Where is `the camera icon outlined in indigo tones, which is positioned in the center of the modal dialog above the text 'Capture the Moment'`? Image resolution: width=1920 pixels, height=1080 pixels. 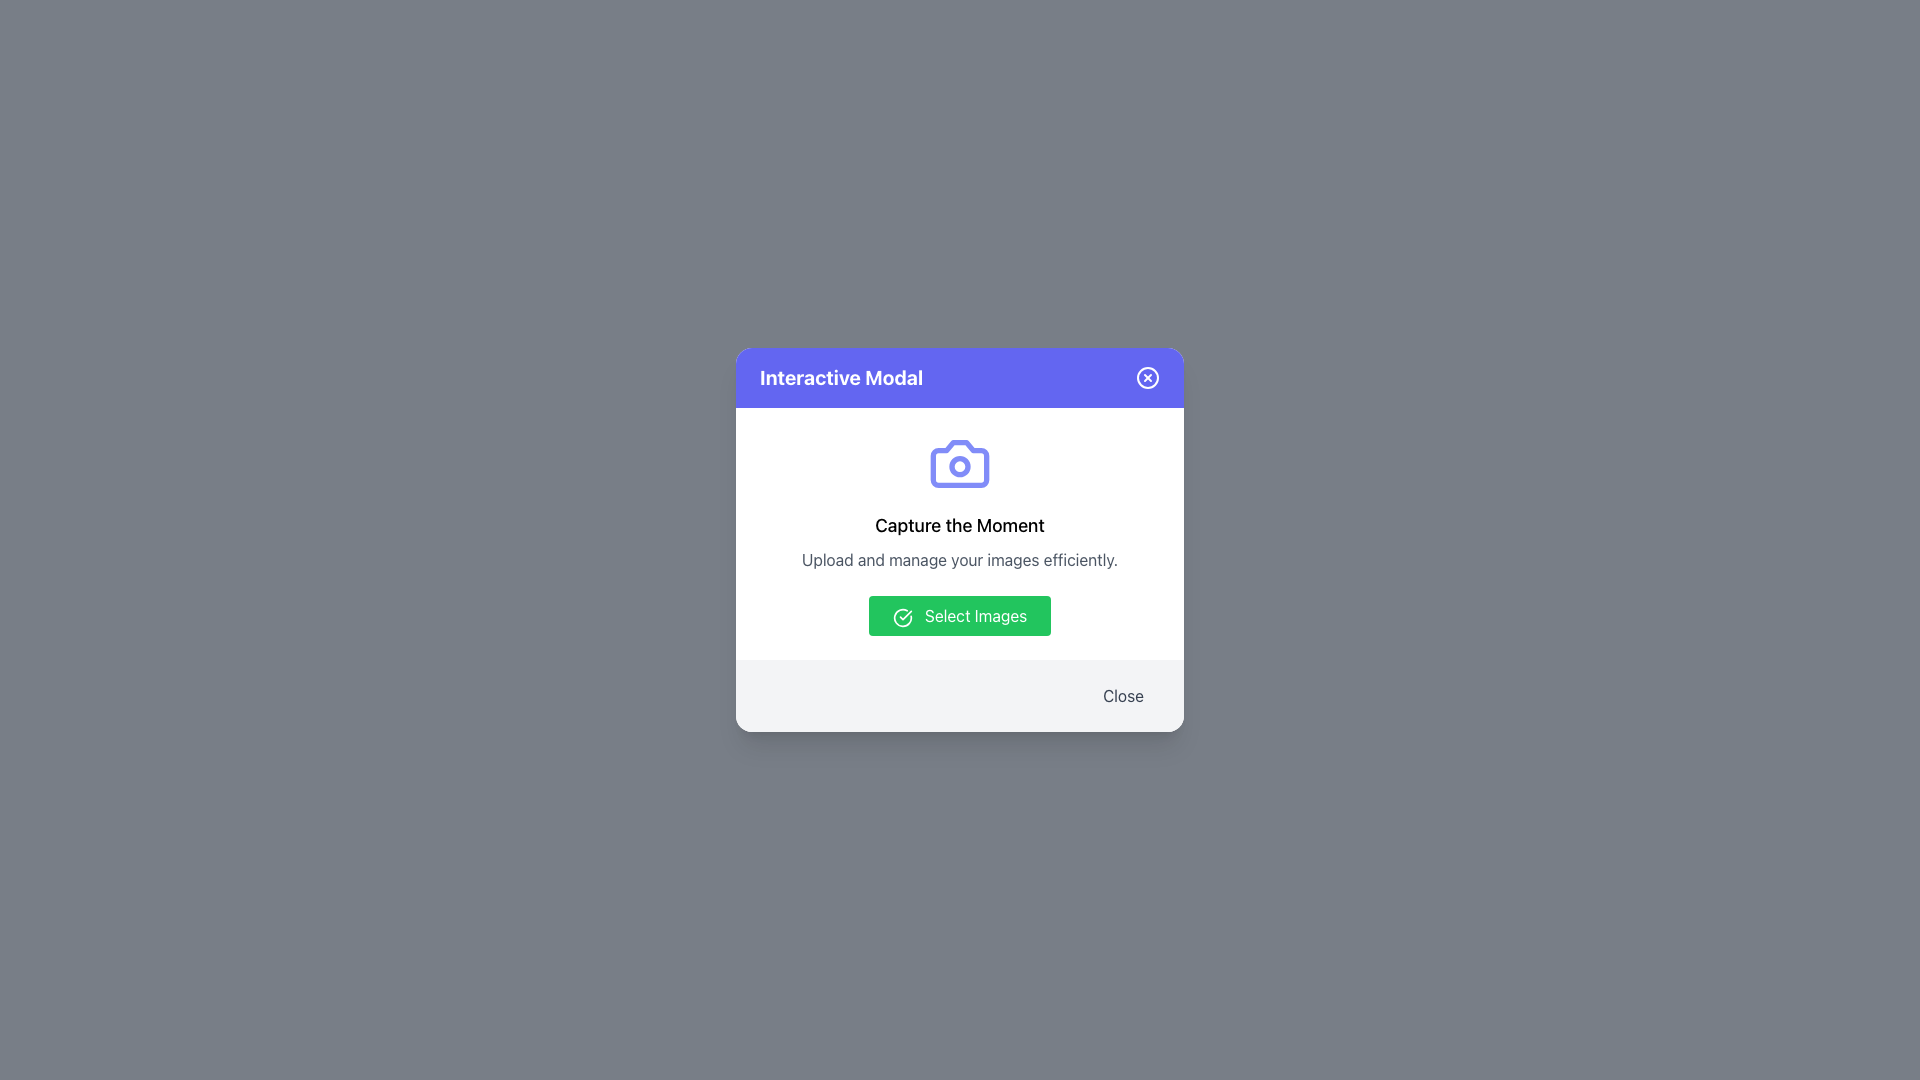
the camera icon outlined in indigo tones, which is positioned in the center of the modal dialog above the text 'Capture the Moment' is located at coordinates (960, 463).